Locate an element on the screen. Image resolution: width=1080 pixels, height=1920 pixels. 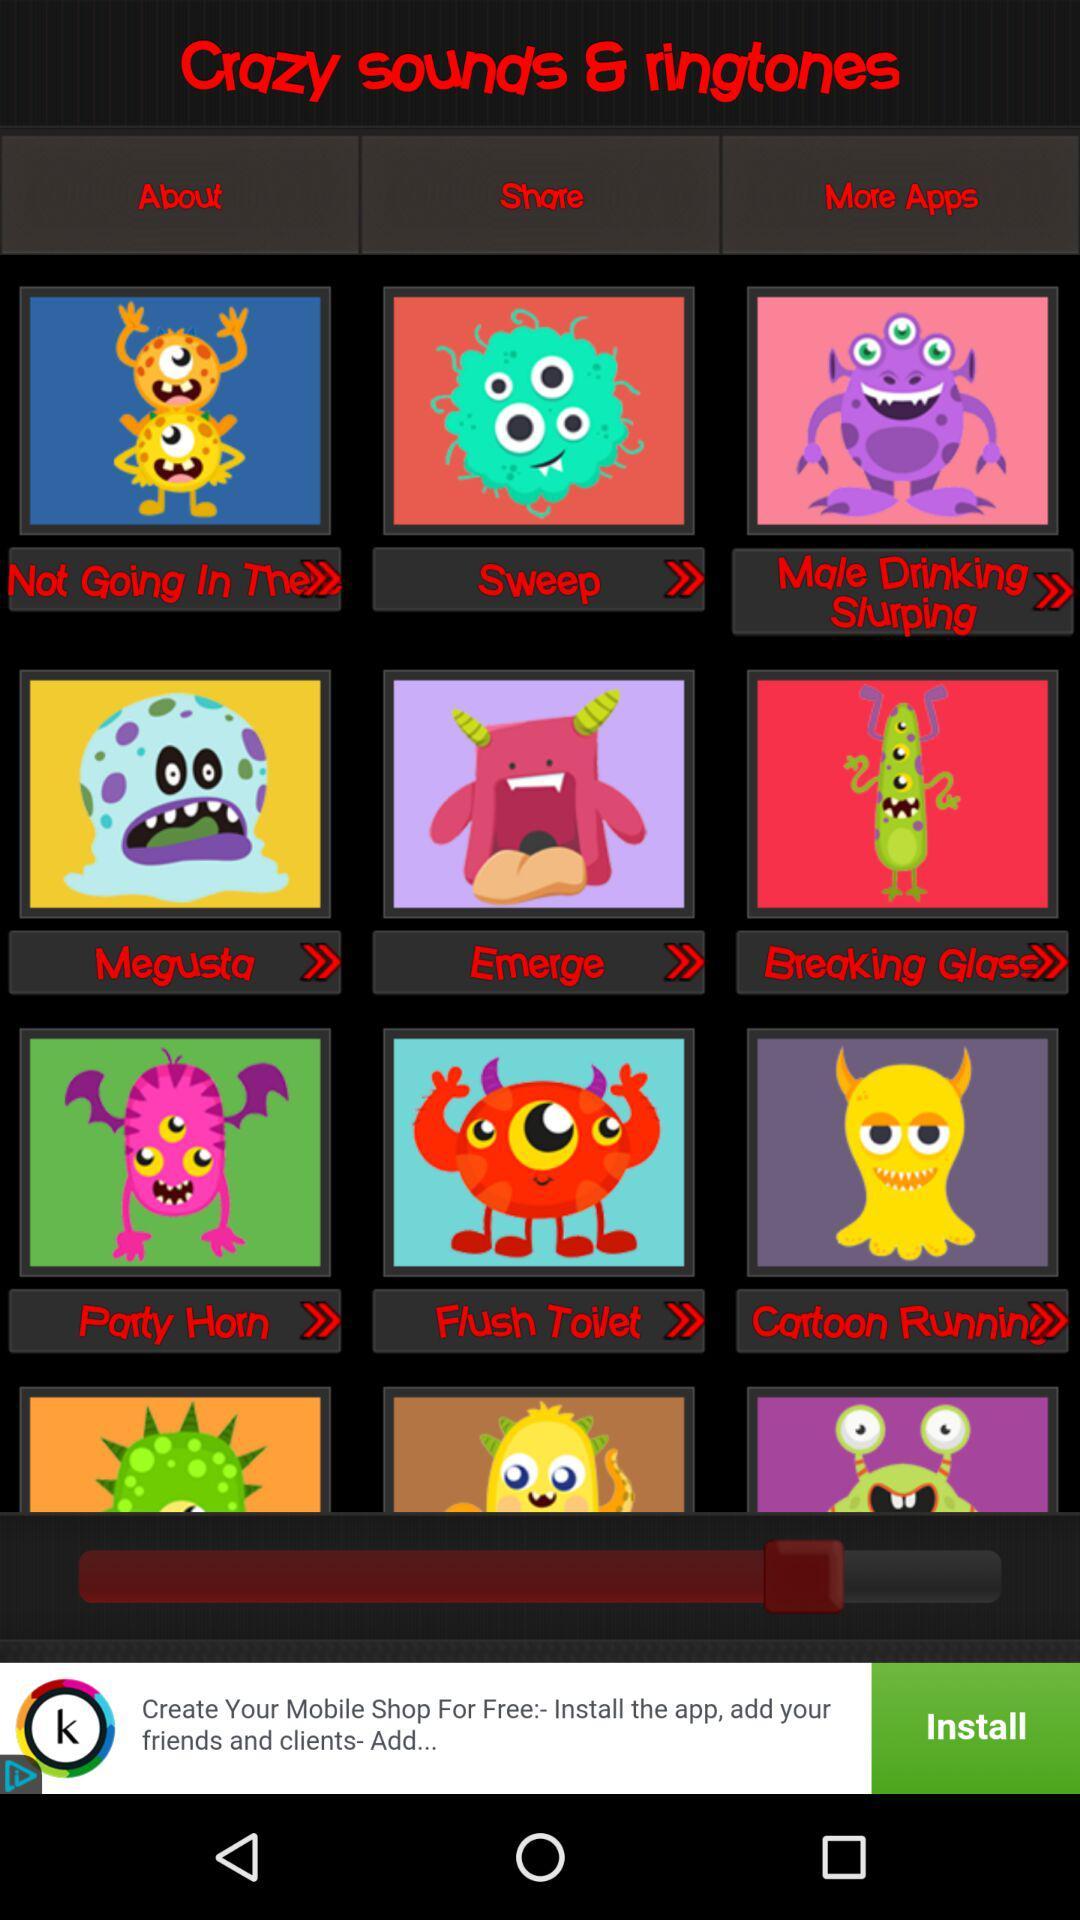
go forward is located at coordinates (682, 1320).